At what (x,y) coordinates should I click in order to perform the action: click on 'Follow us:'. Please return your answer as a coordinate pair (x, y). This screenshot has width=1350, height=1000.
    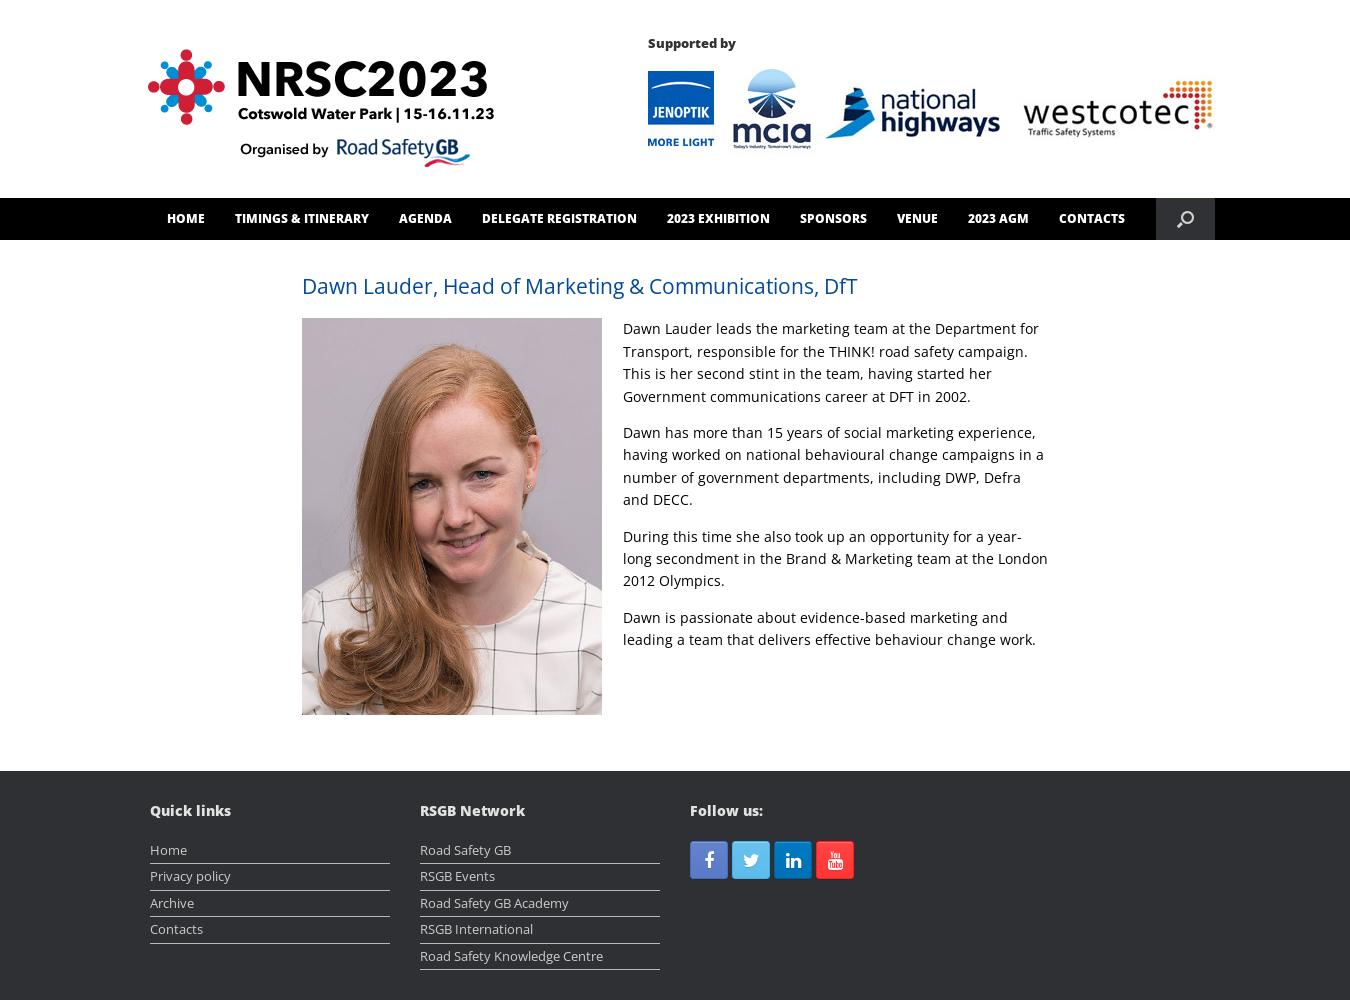
    Looking at the image, I should click on (725, 810).